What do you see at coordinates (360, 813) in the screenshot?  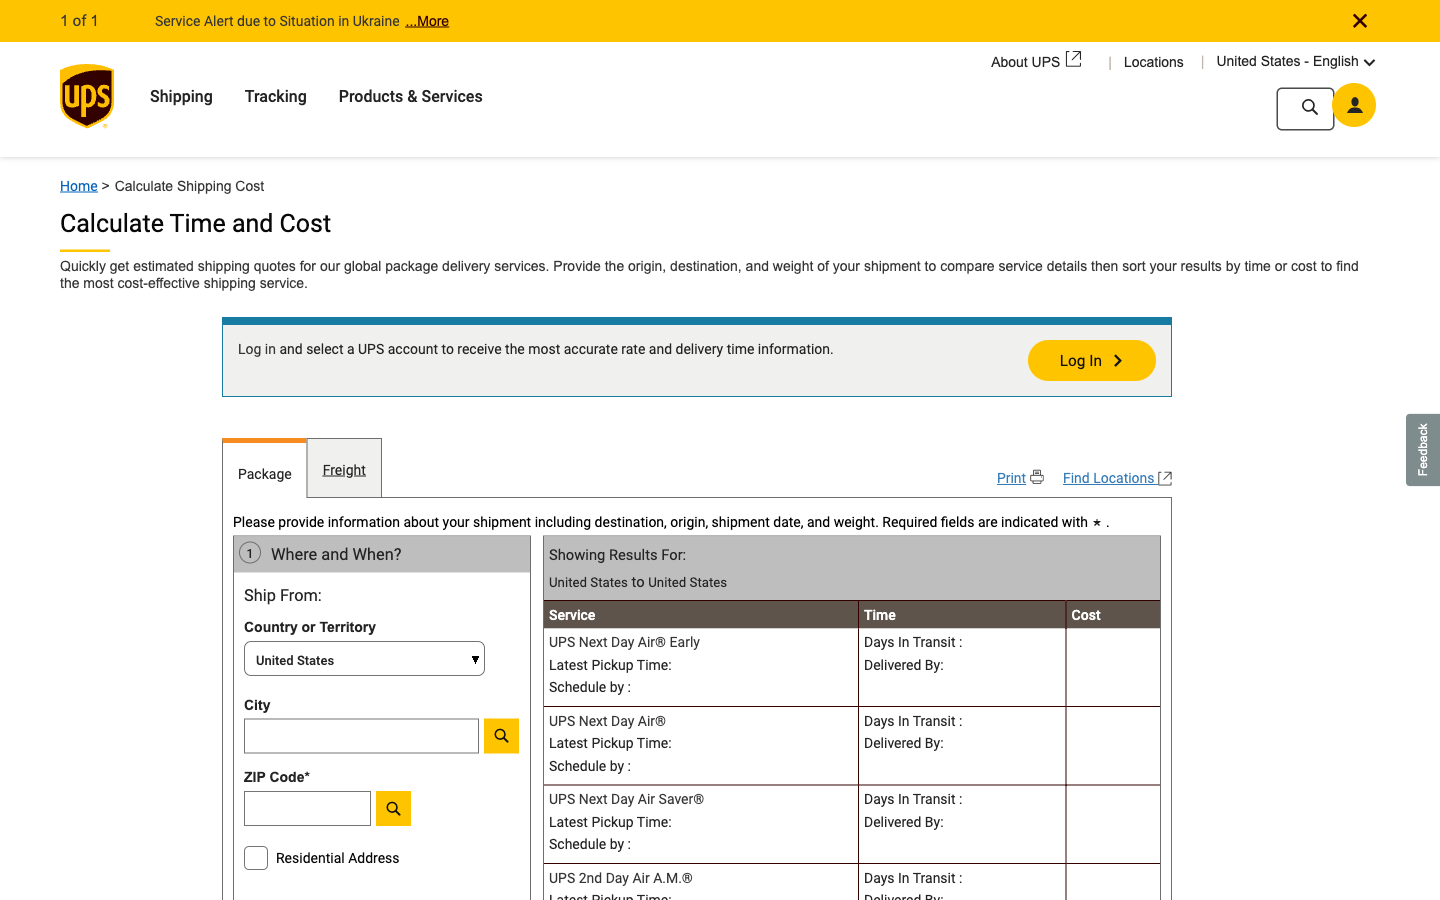 I see `Enter the copied Zip Code into the search field to trace the package` at bounding box center [360, 813].